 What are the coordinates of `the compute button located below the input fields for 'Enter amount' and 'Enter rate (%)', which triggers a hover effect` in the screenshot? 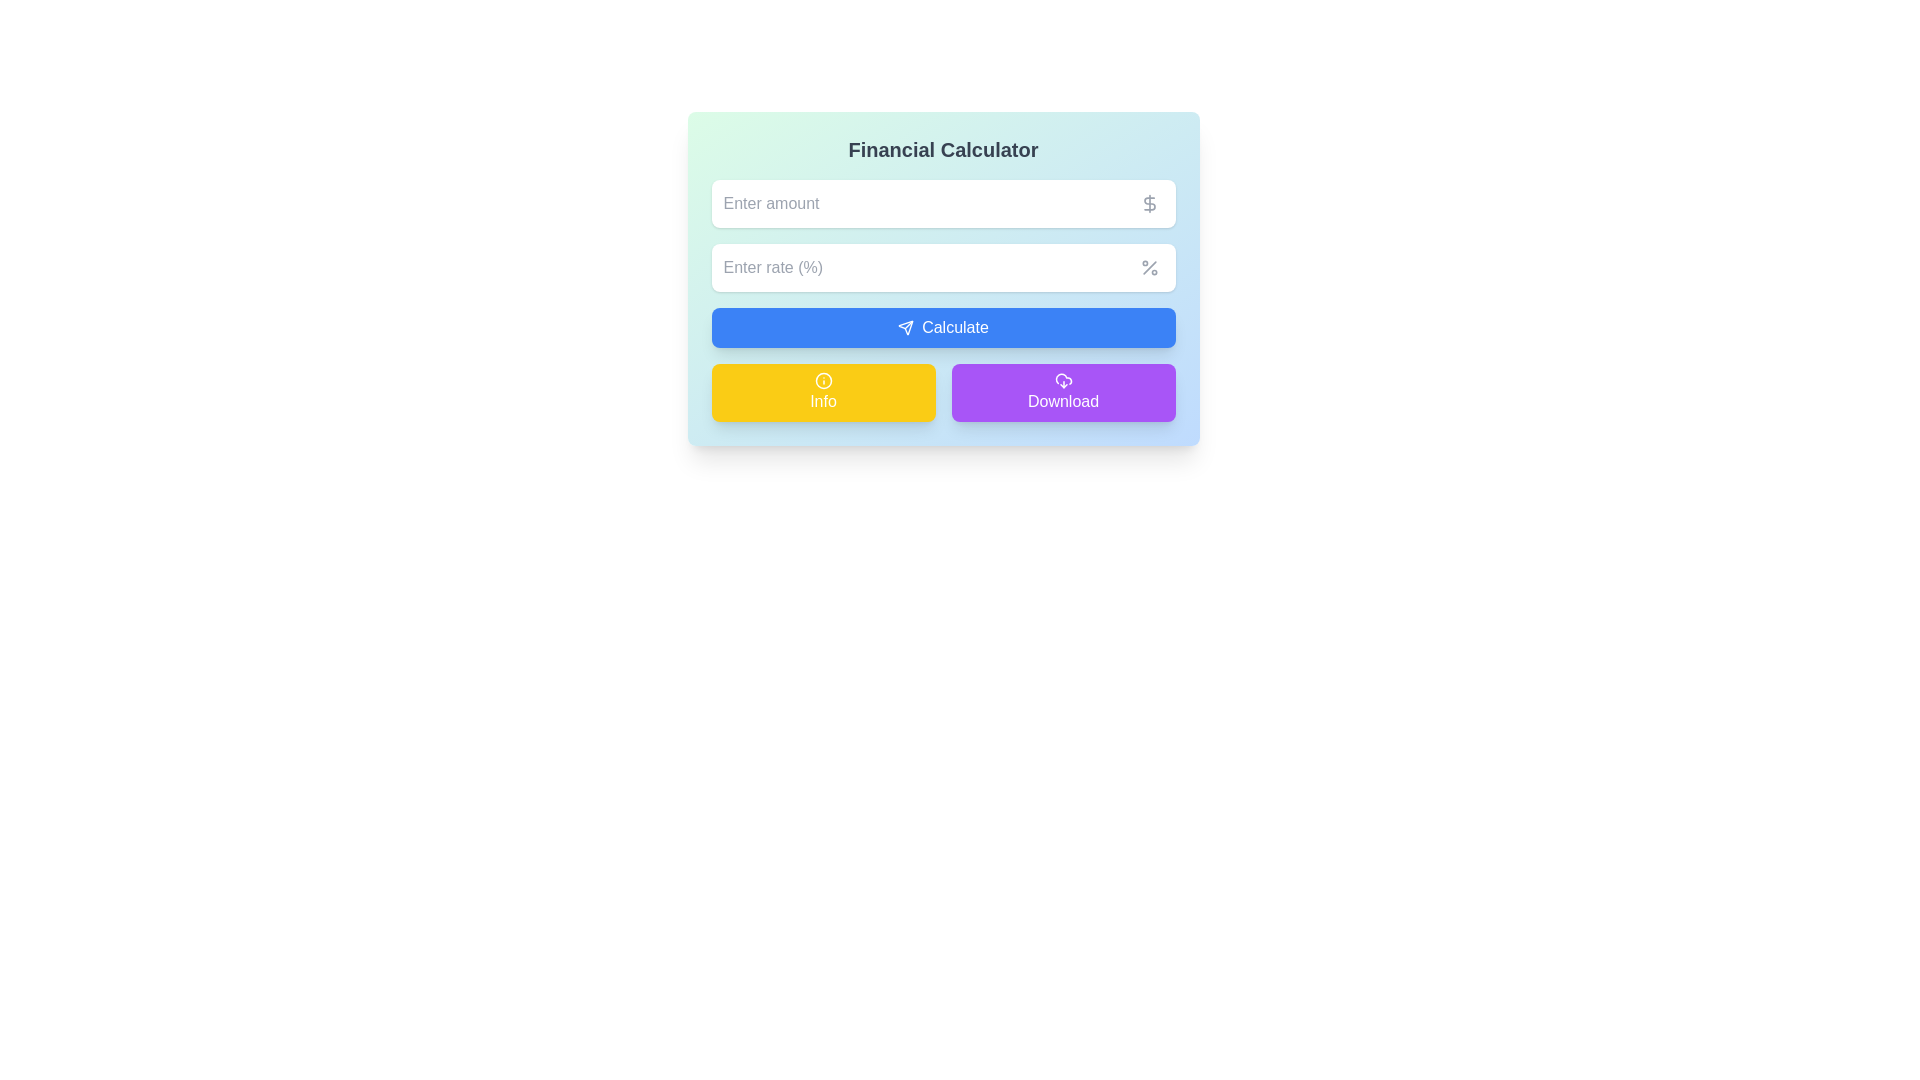 It's located at (942, 326).